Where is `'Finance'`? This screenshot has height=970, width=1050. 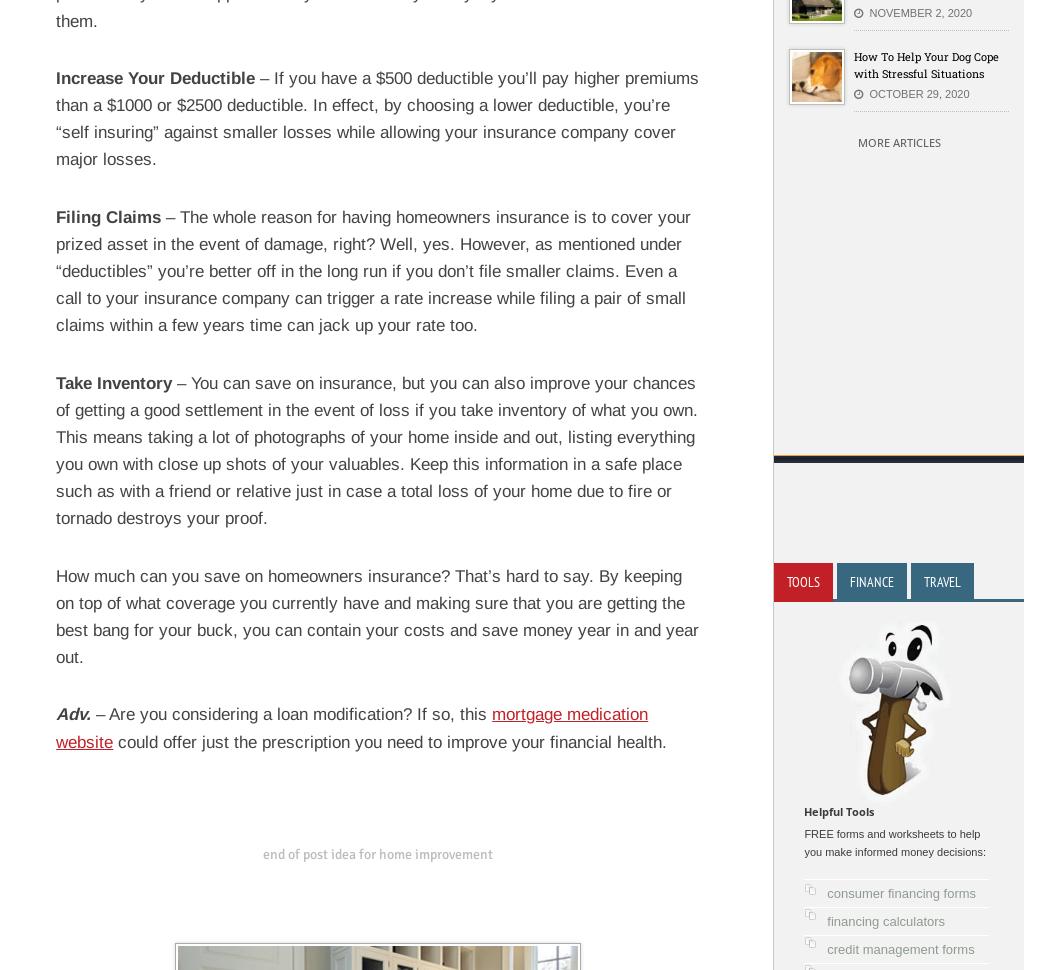 'Finance' is located at coordinates (849, 582).